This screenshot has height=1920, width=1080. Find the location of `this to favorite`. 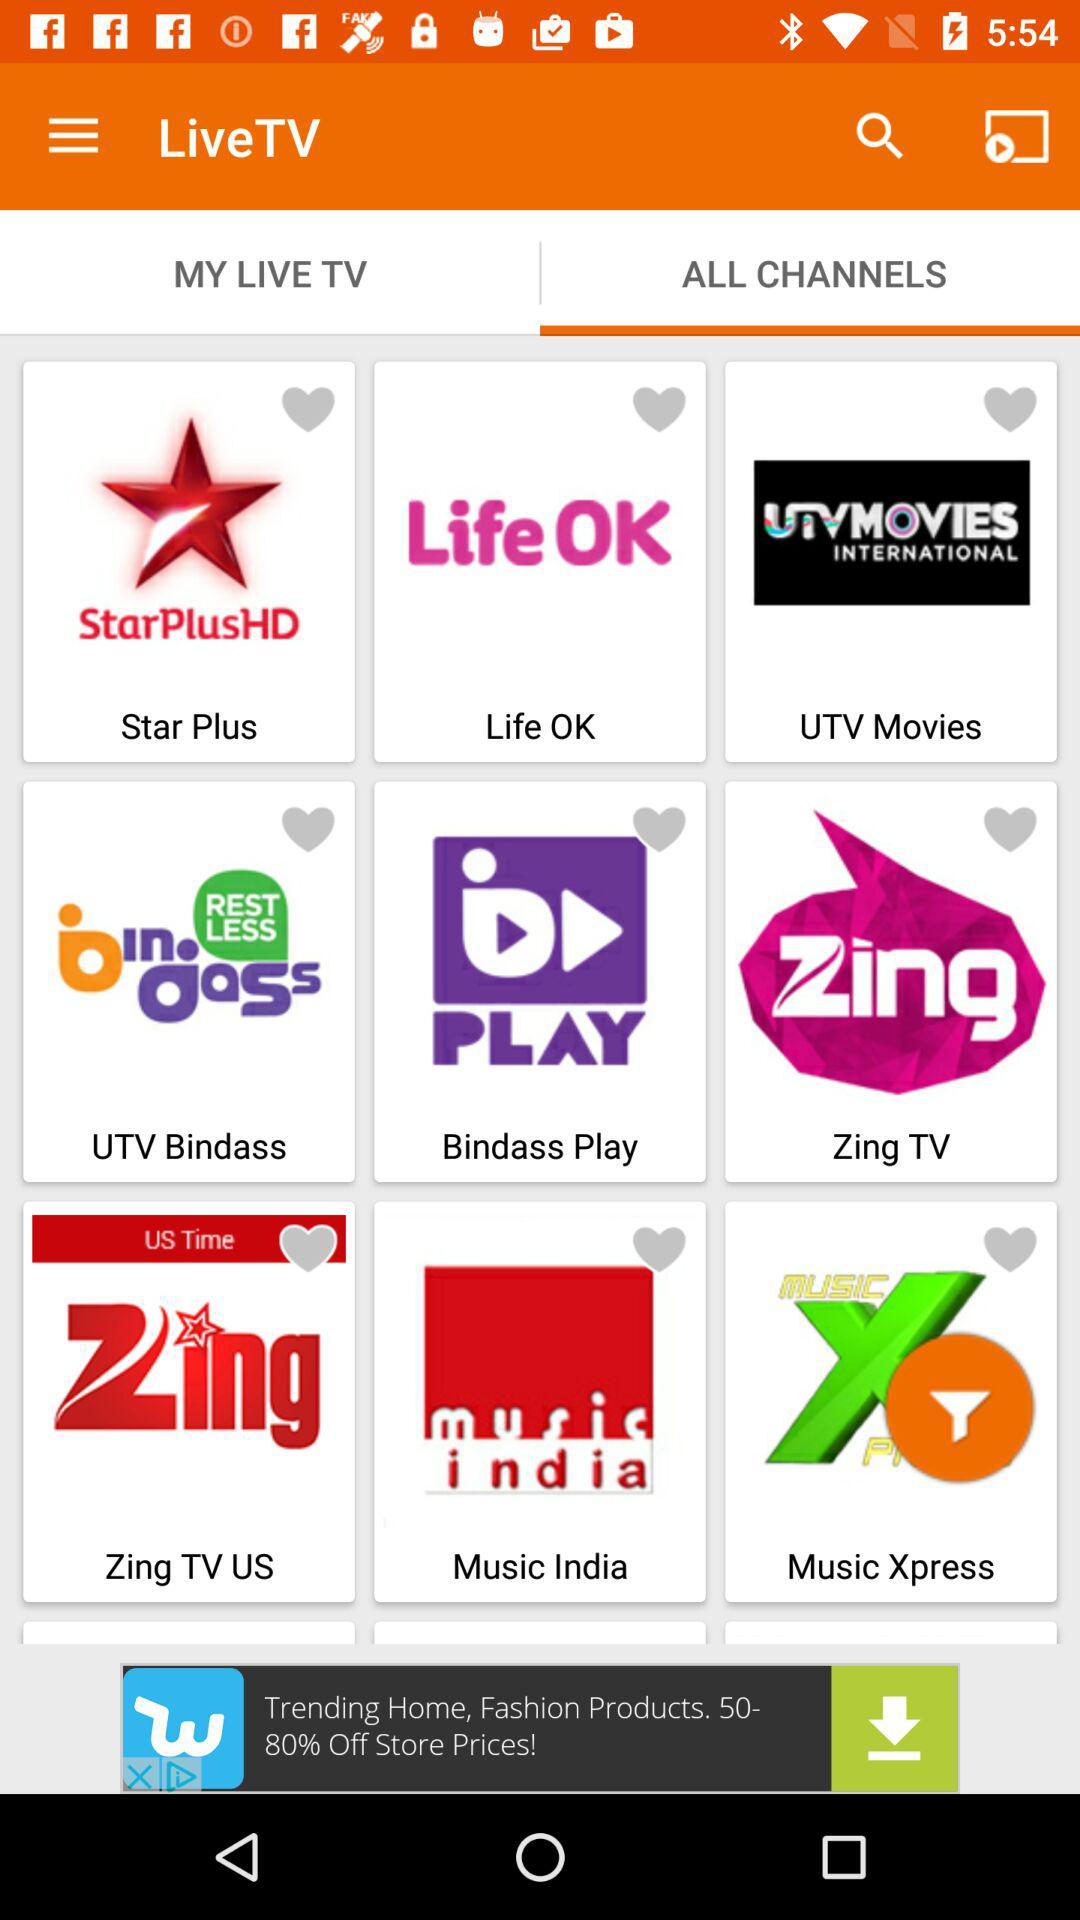

this to favorite is located at coordinates (1010, 828).